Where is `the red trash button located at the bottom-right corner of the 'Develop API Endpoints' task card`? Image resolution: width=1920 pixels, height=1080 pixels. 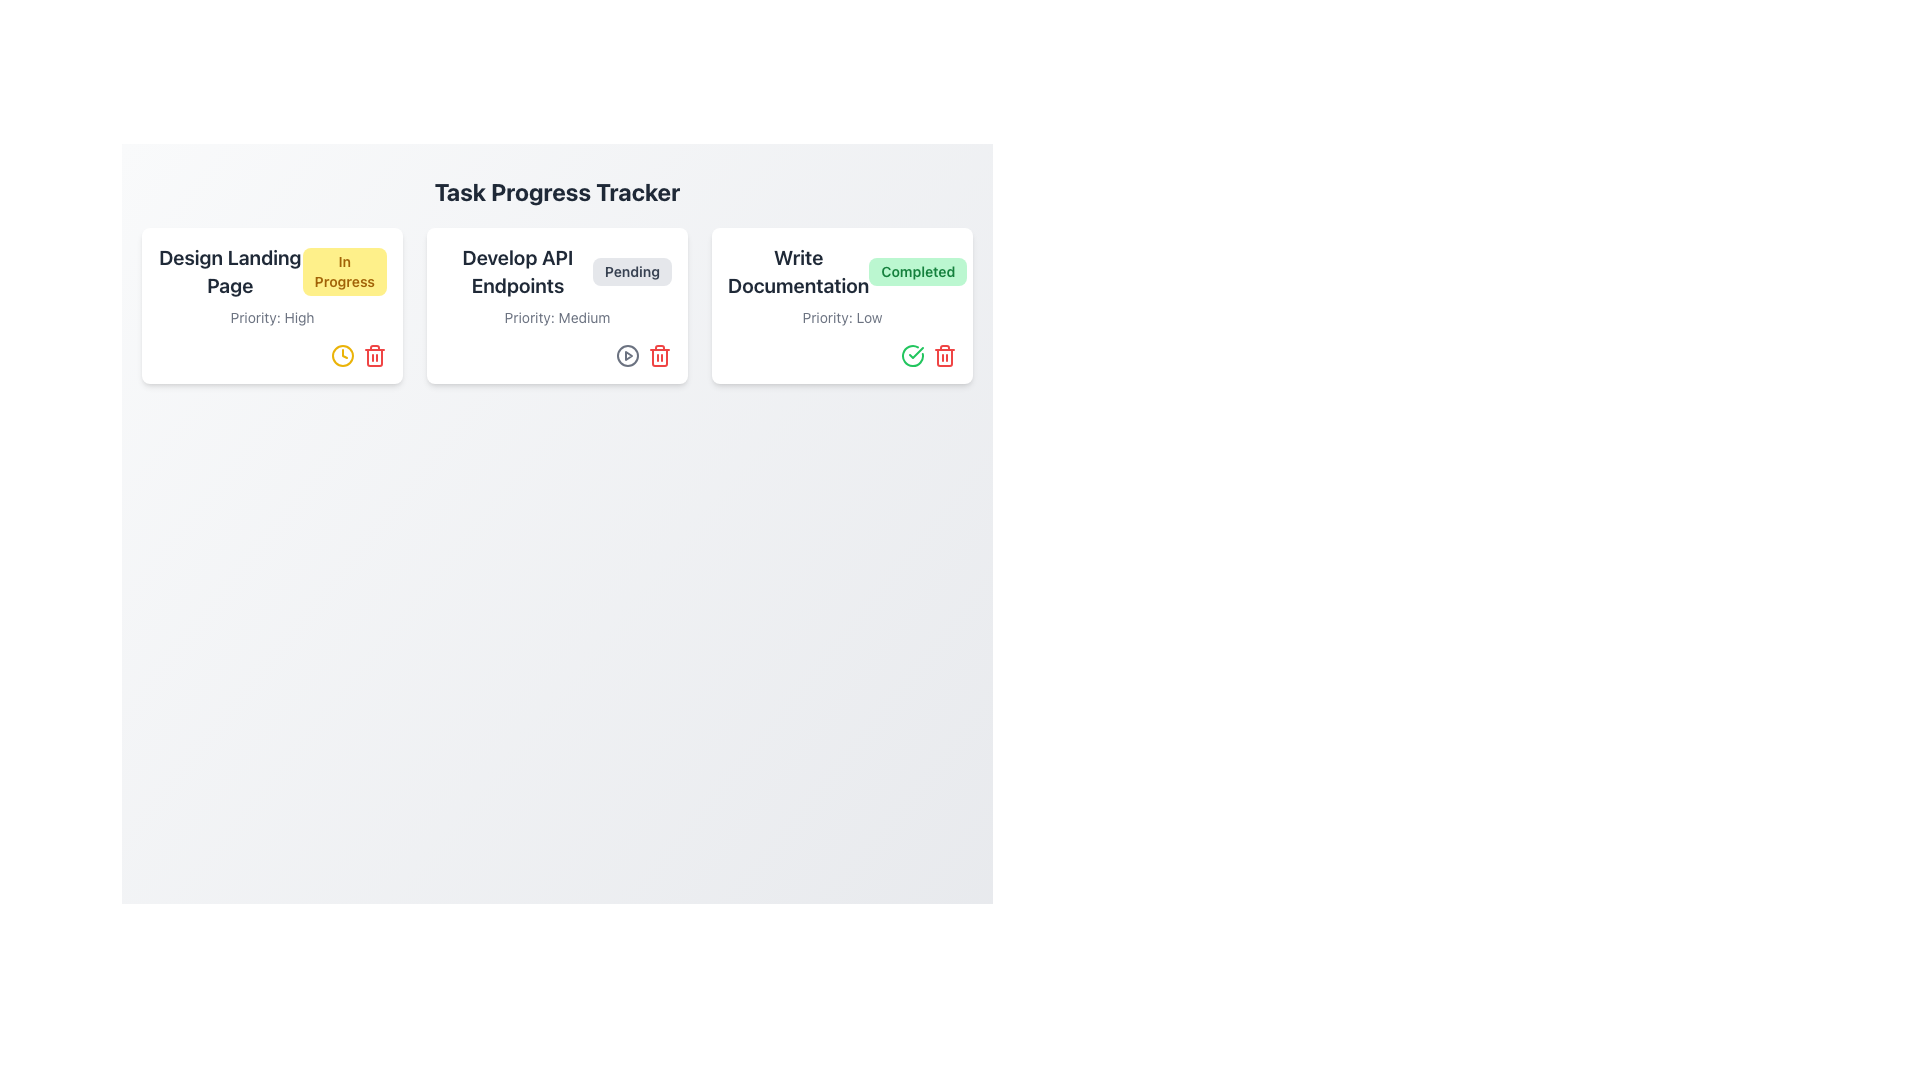
the red trash button located at the bottom-right corner of the 'Develop API Endpoints' task card is located at coordinates (557, 354).